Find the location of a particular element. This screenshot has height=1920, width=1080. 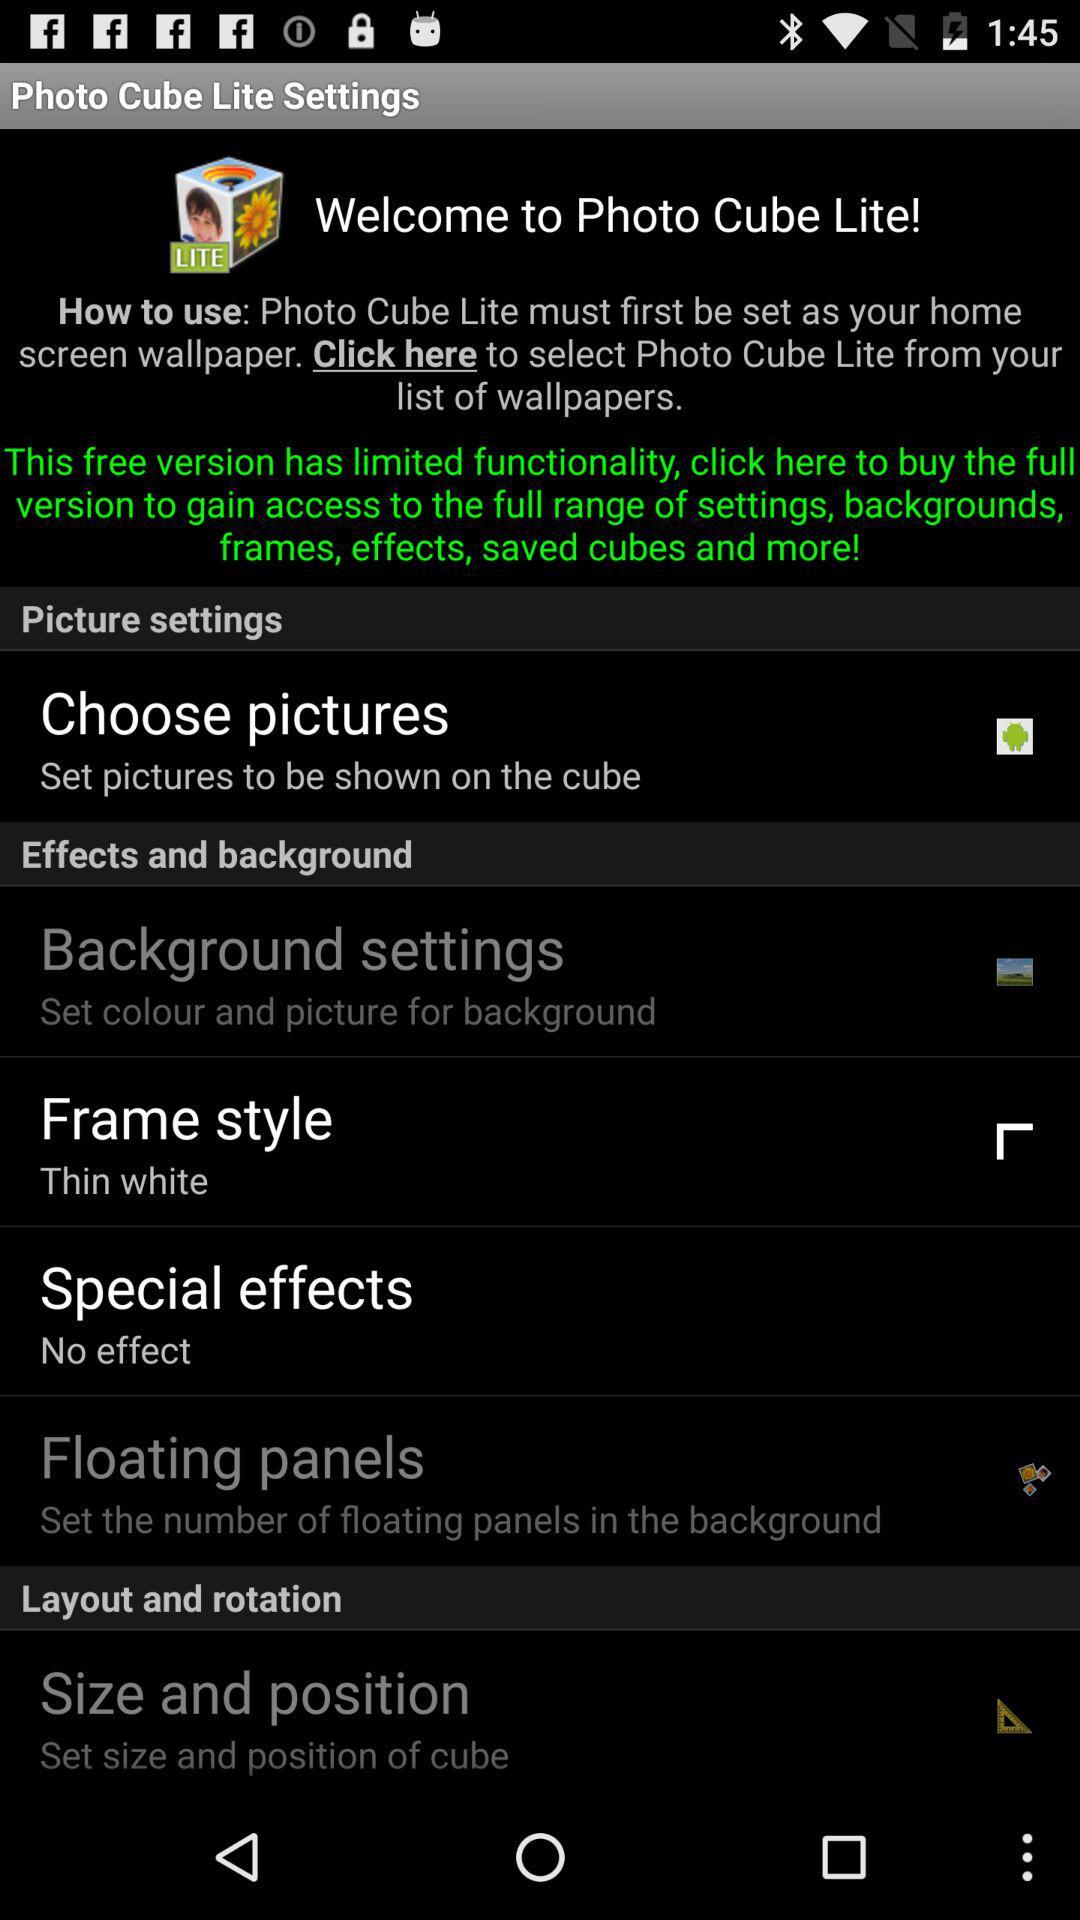

the icon below the how to use icon is located at coordinates (540, 511).